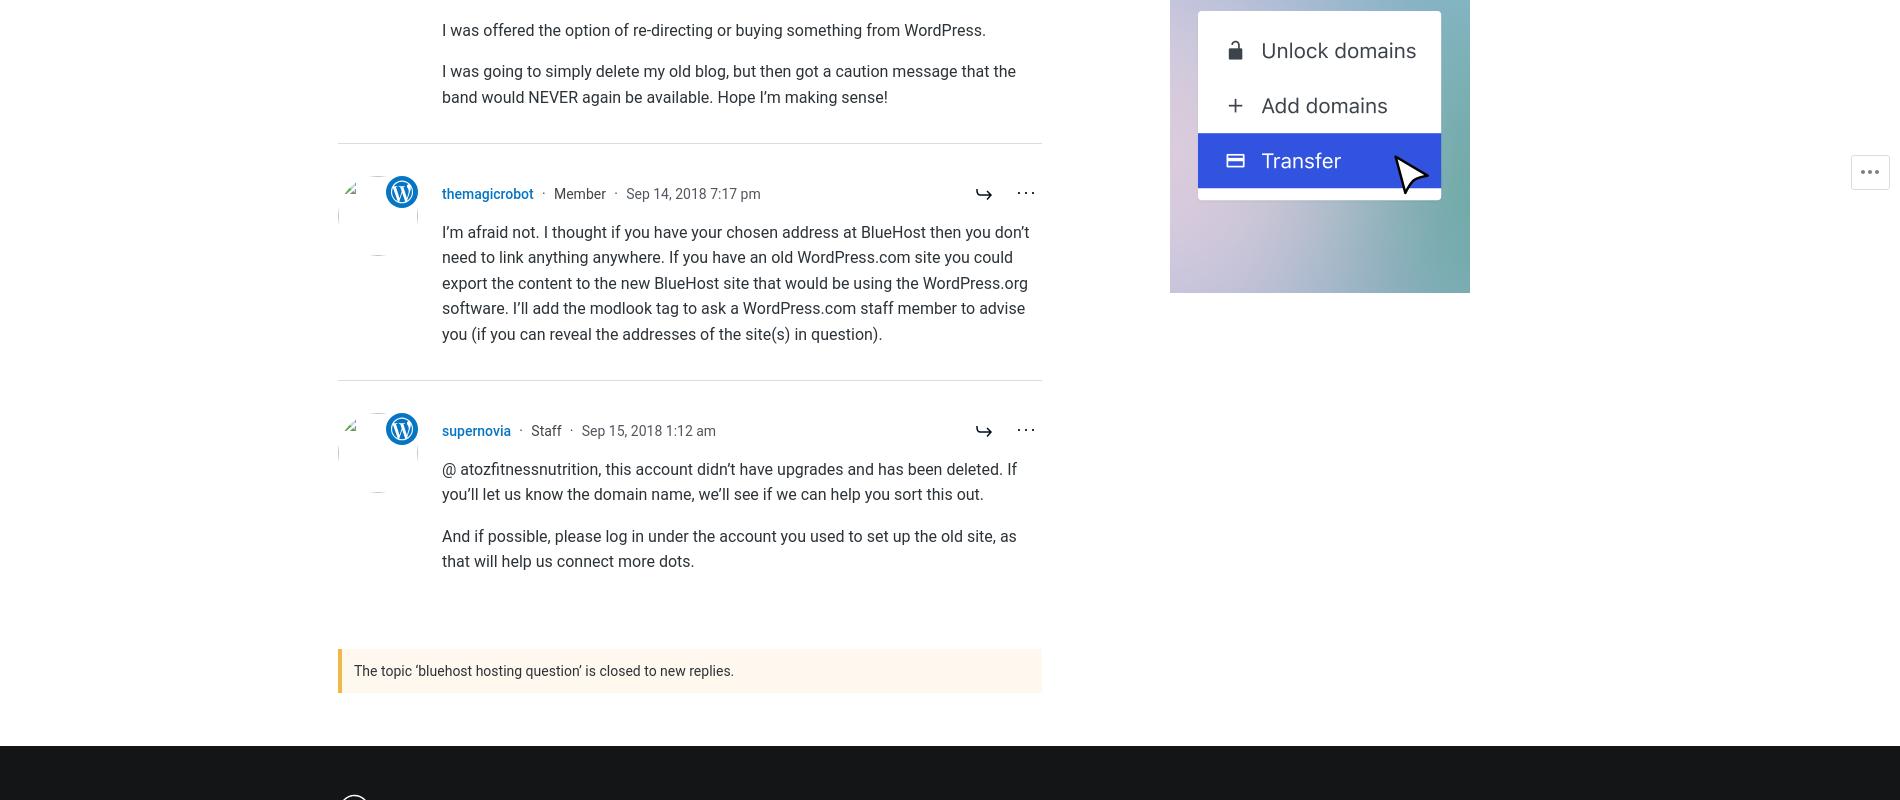  Describe the element at coordinates (713, 29) in the screenshot. I see `'I was offered the option of re-directing or buying something from WordPress.'` at that location.